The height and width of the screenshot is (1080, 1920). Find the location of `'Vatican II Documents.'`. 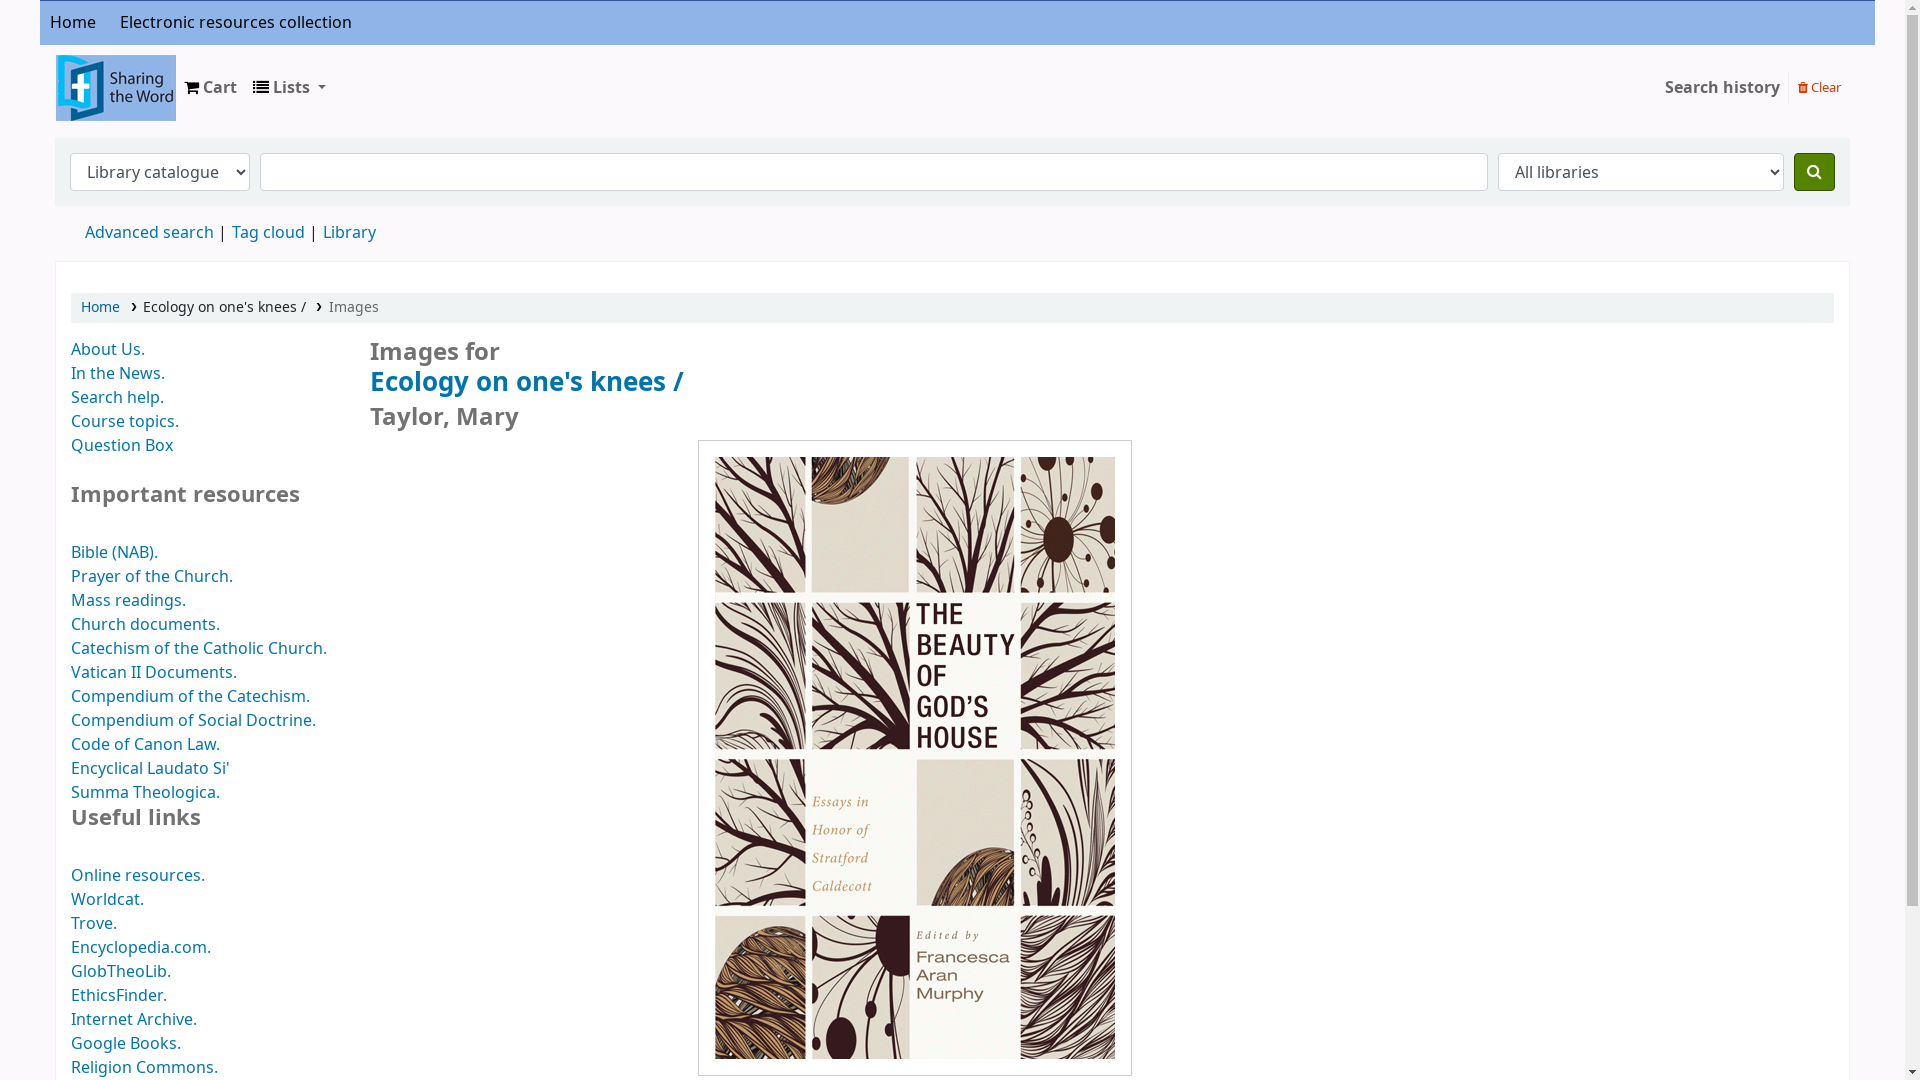

'Vatican II Documents.' is located at coordinates (71, 672).